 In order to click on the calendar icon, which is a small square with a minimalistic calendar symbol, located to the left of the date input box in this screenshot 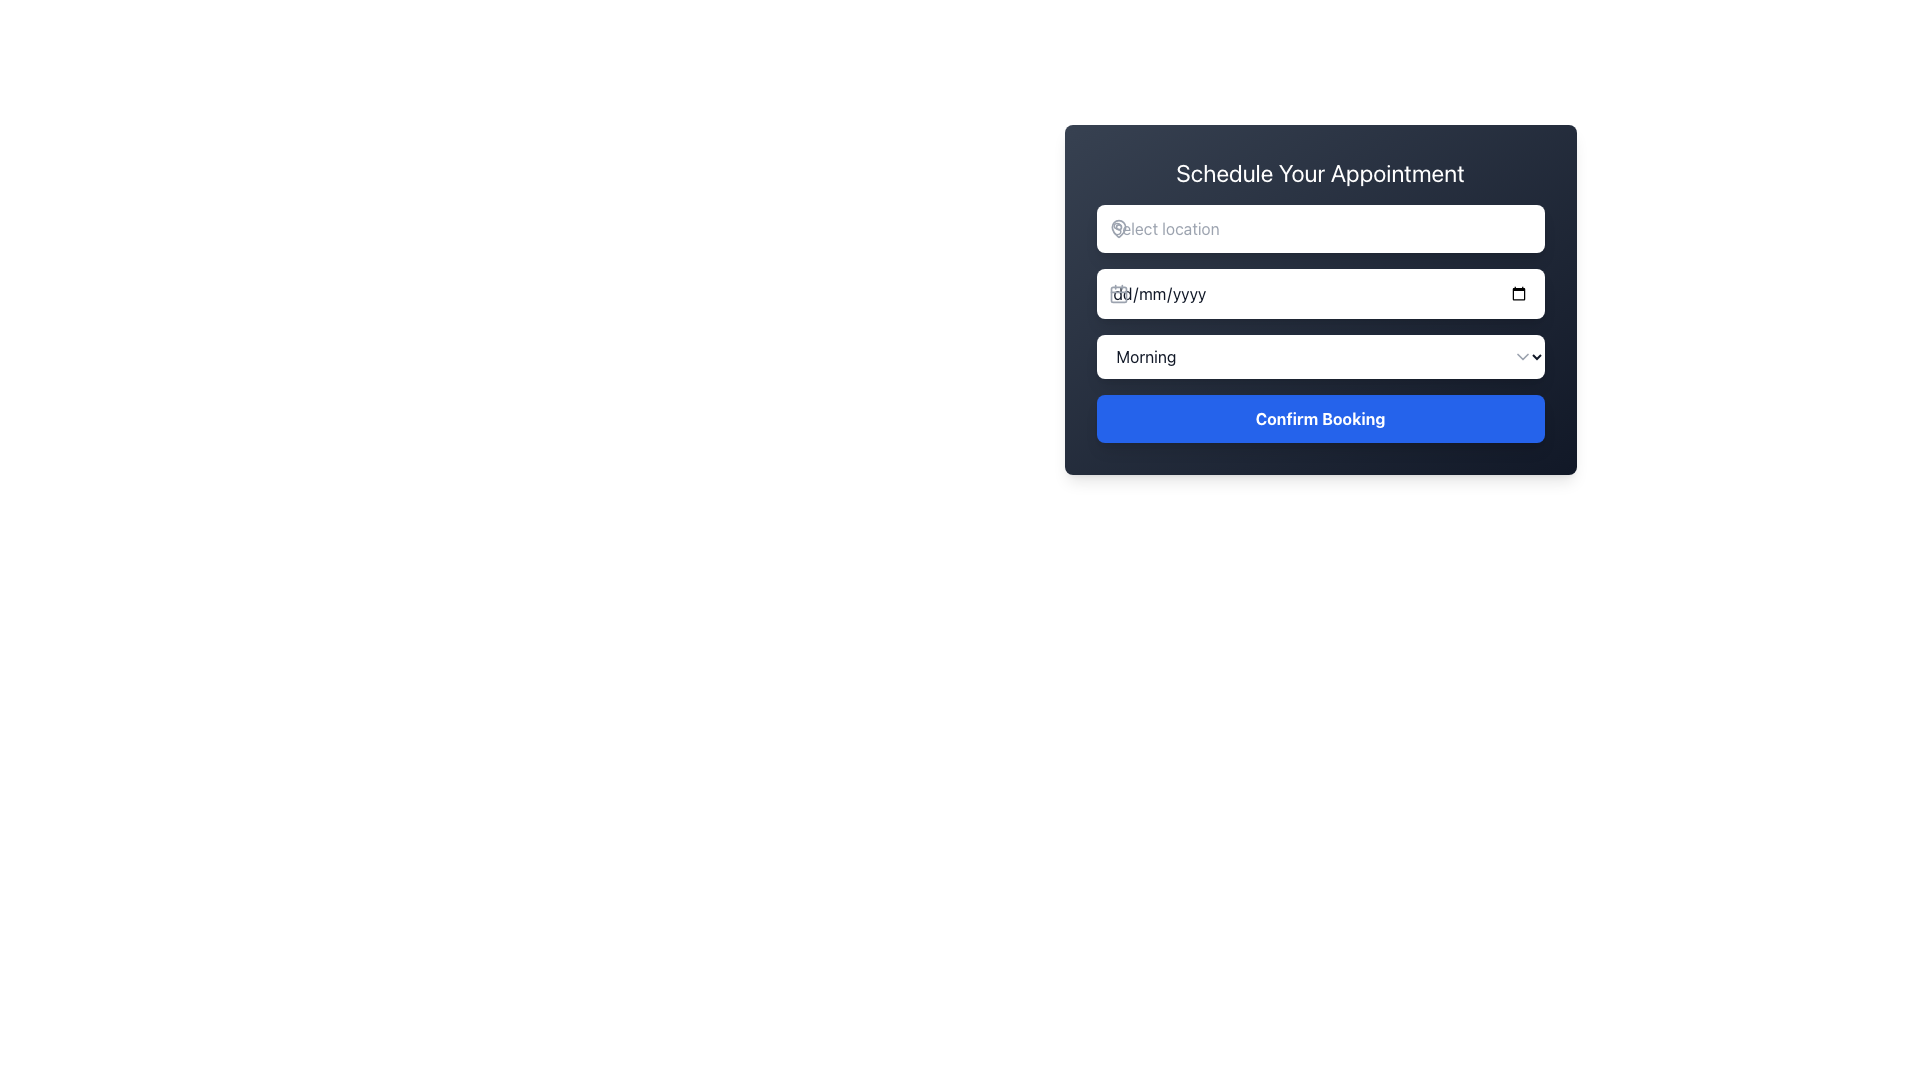, I will do `click(1117, 293)`.